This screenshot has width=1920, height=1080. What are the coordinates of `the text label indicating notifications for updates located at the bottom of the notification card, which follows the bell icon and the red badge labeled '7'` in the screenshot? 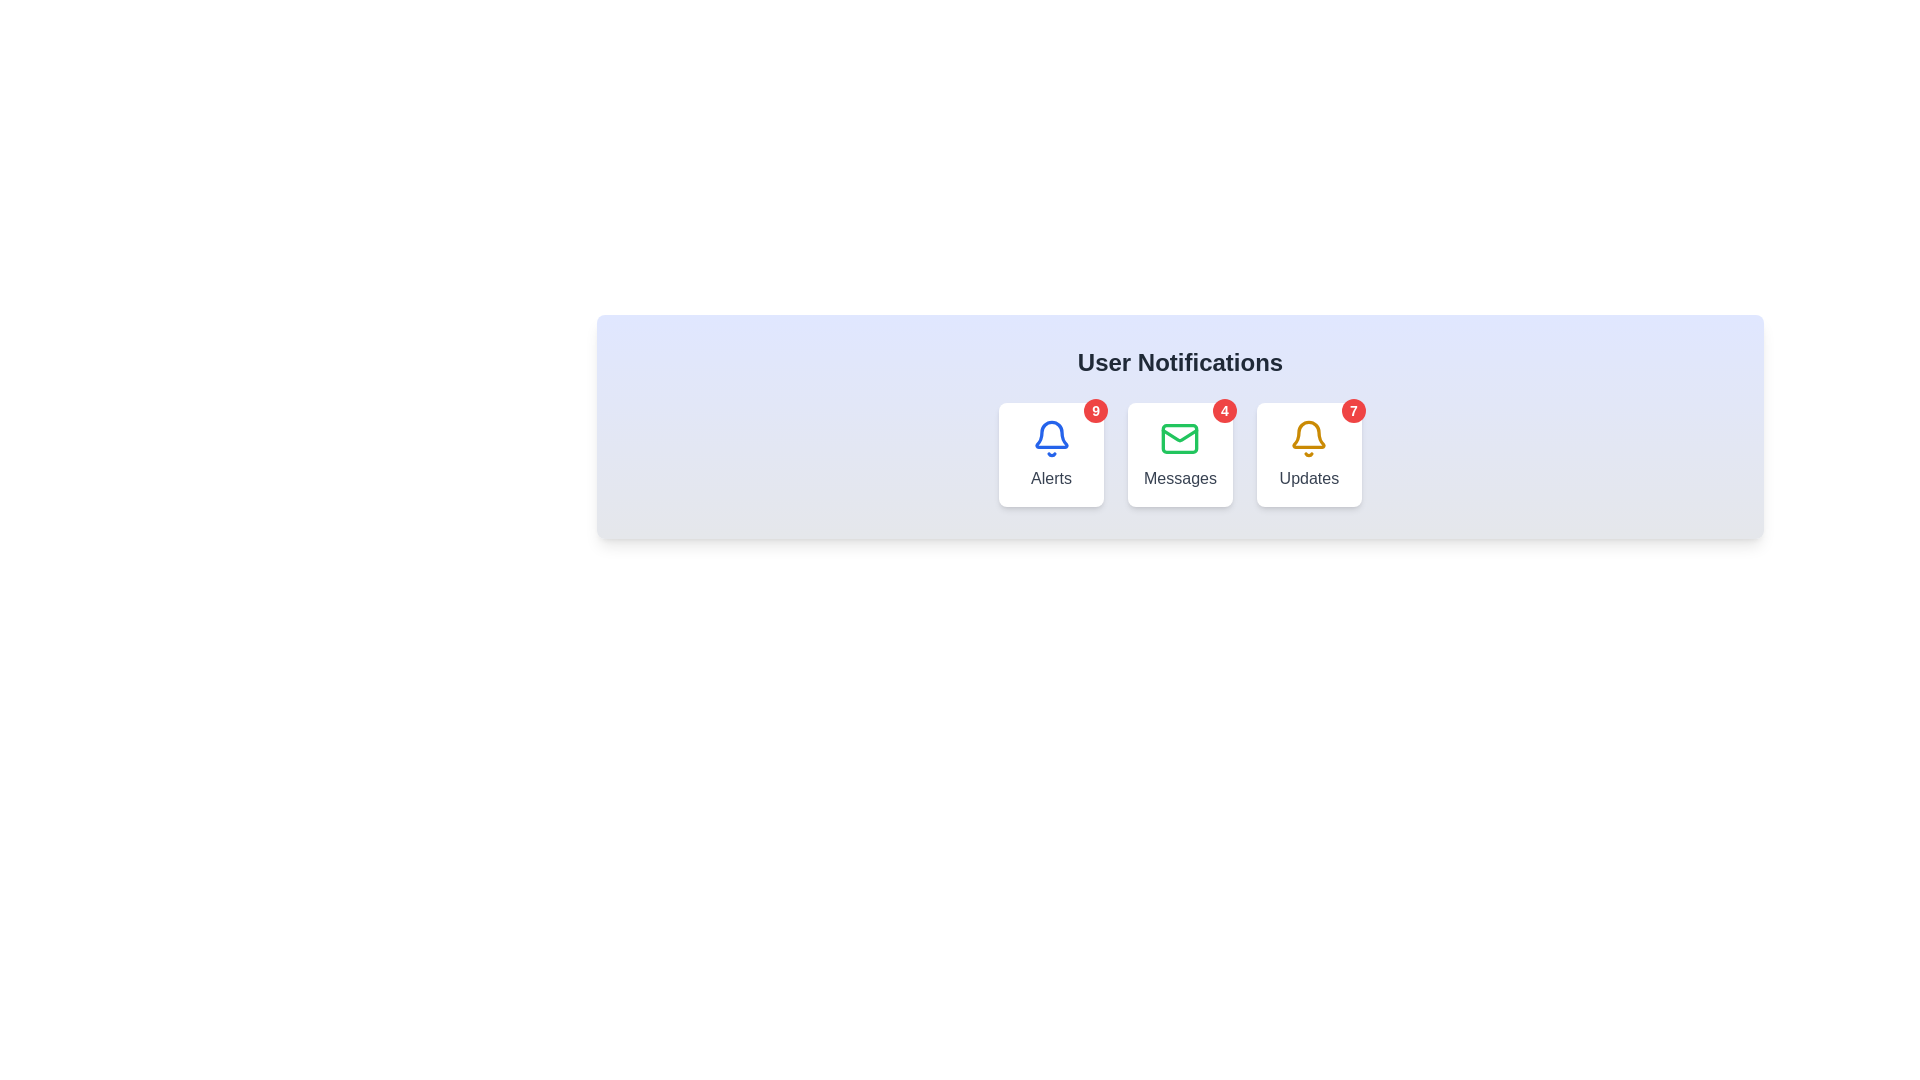 It's located at (1309, 478).